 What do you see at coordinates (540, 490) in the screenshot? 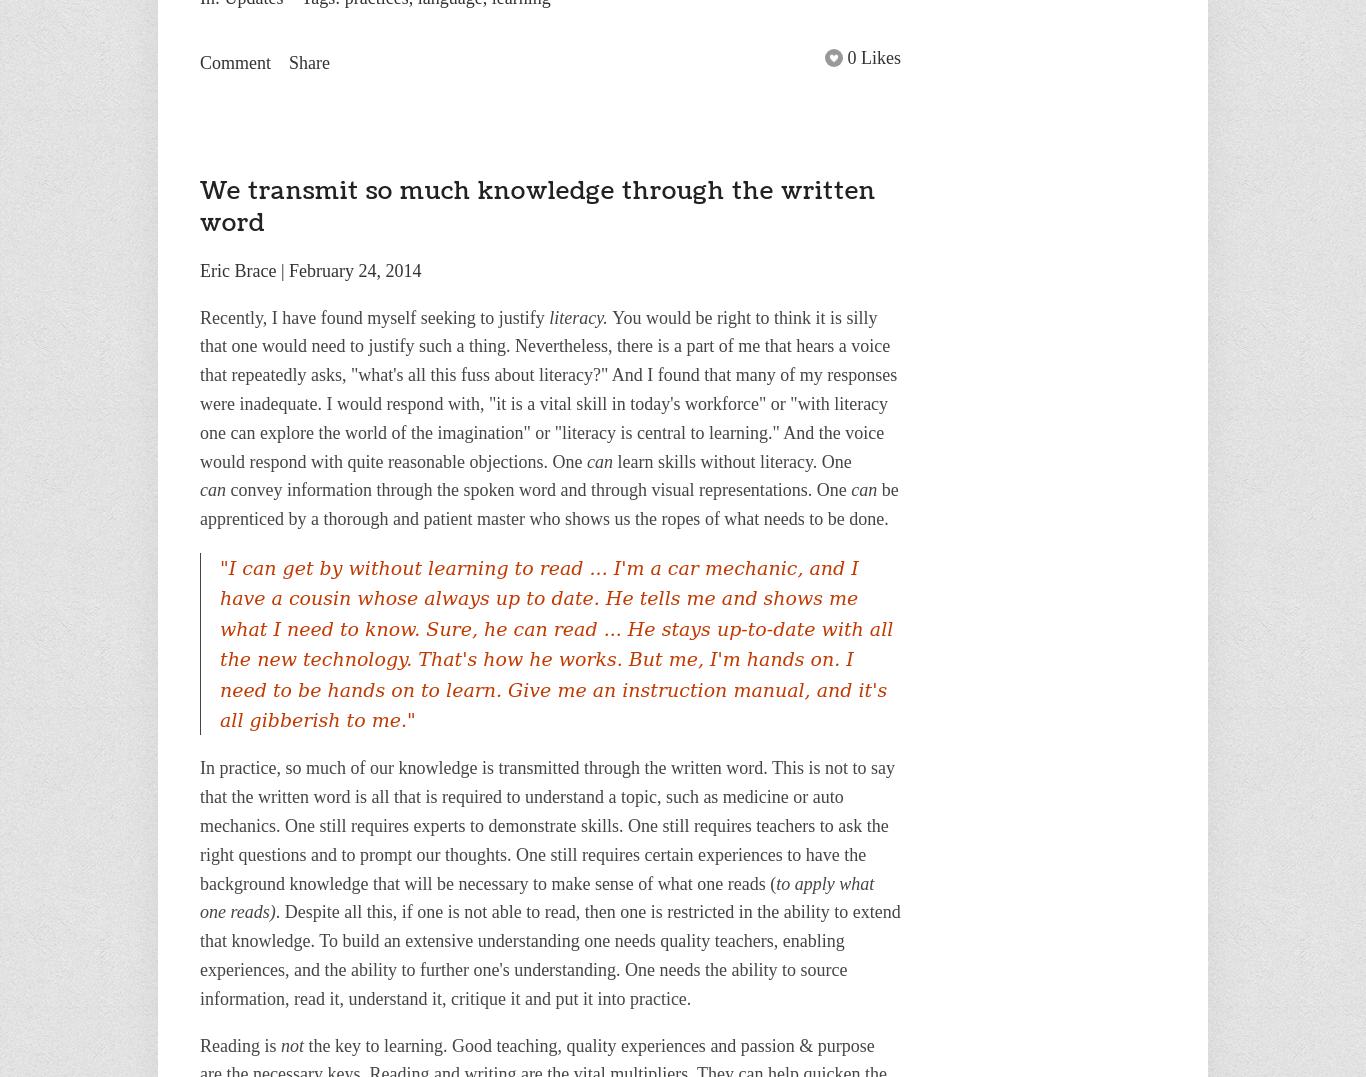
I see `'convey information through the spoken word and through visual representations. One'` at bounding box center [540, 490].